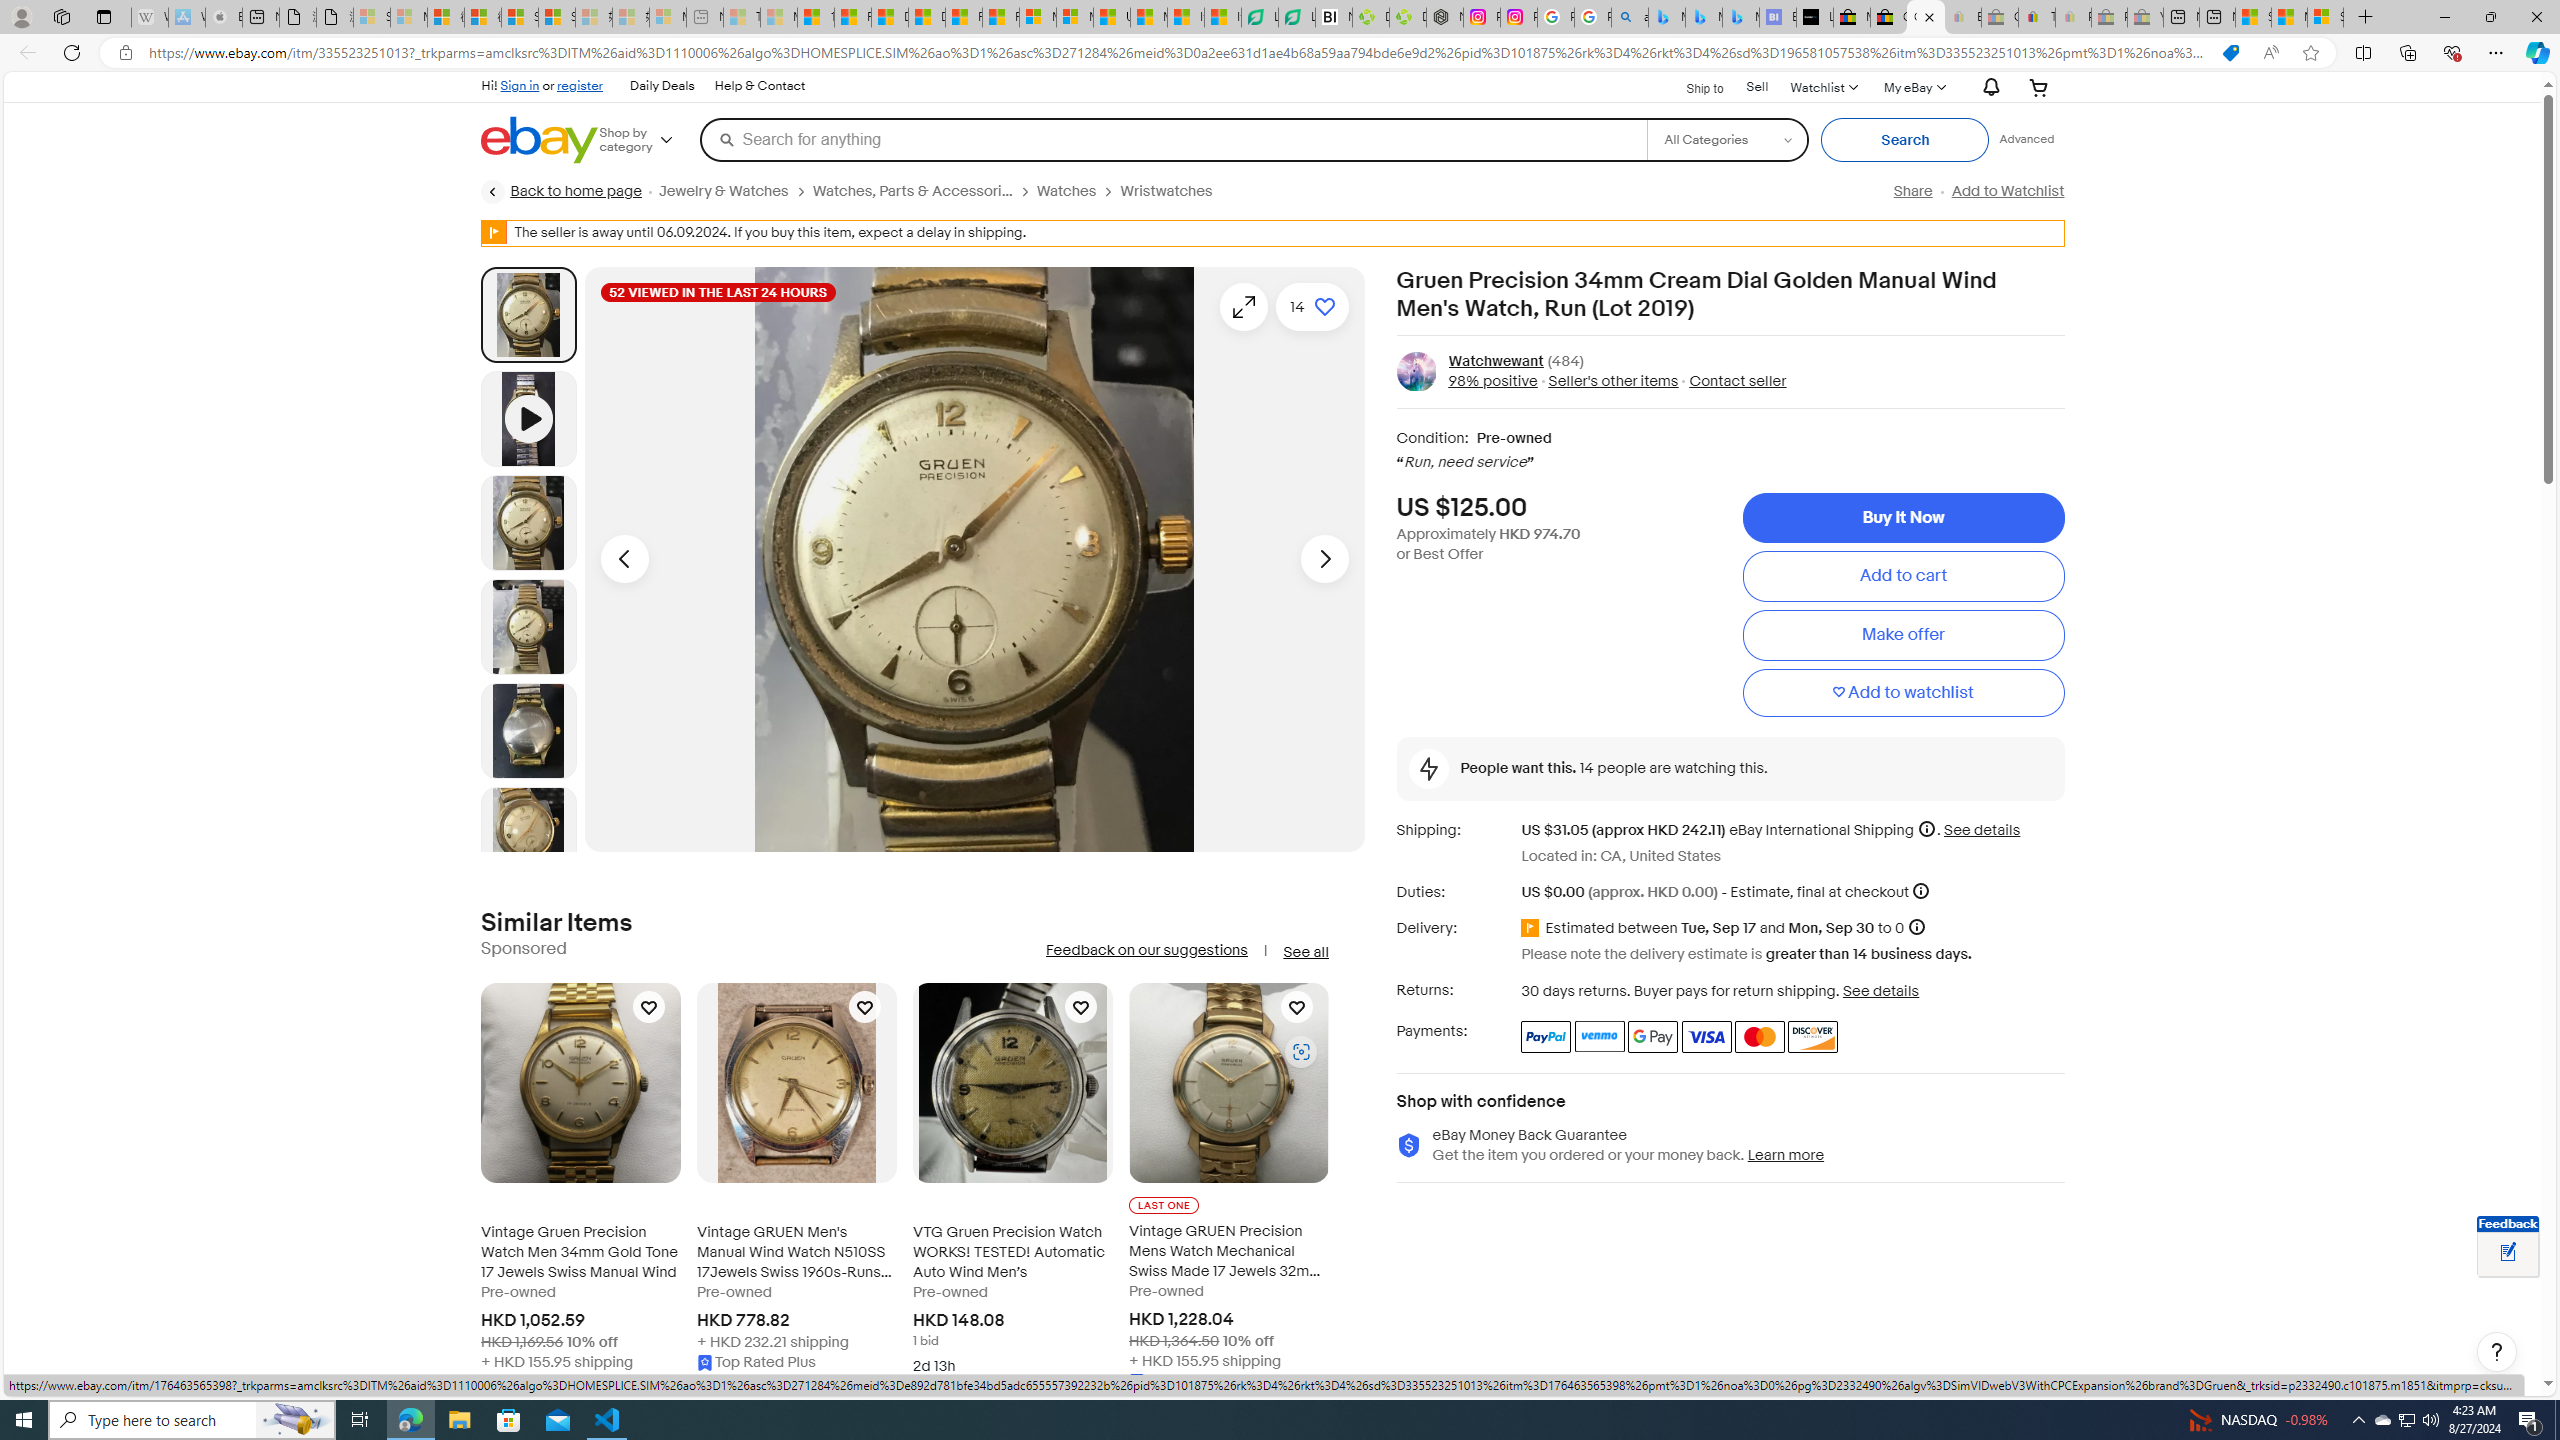  I want to click on 'Add to cart', so click(1903, 577).